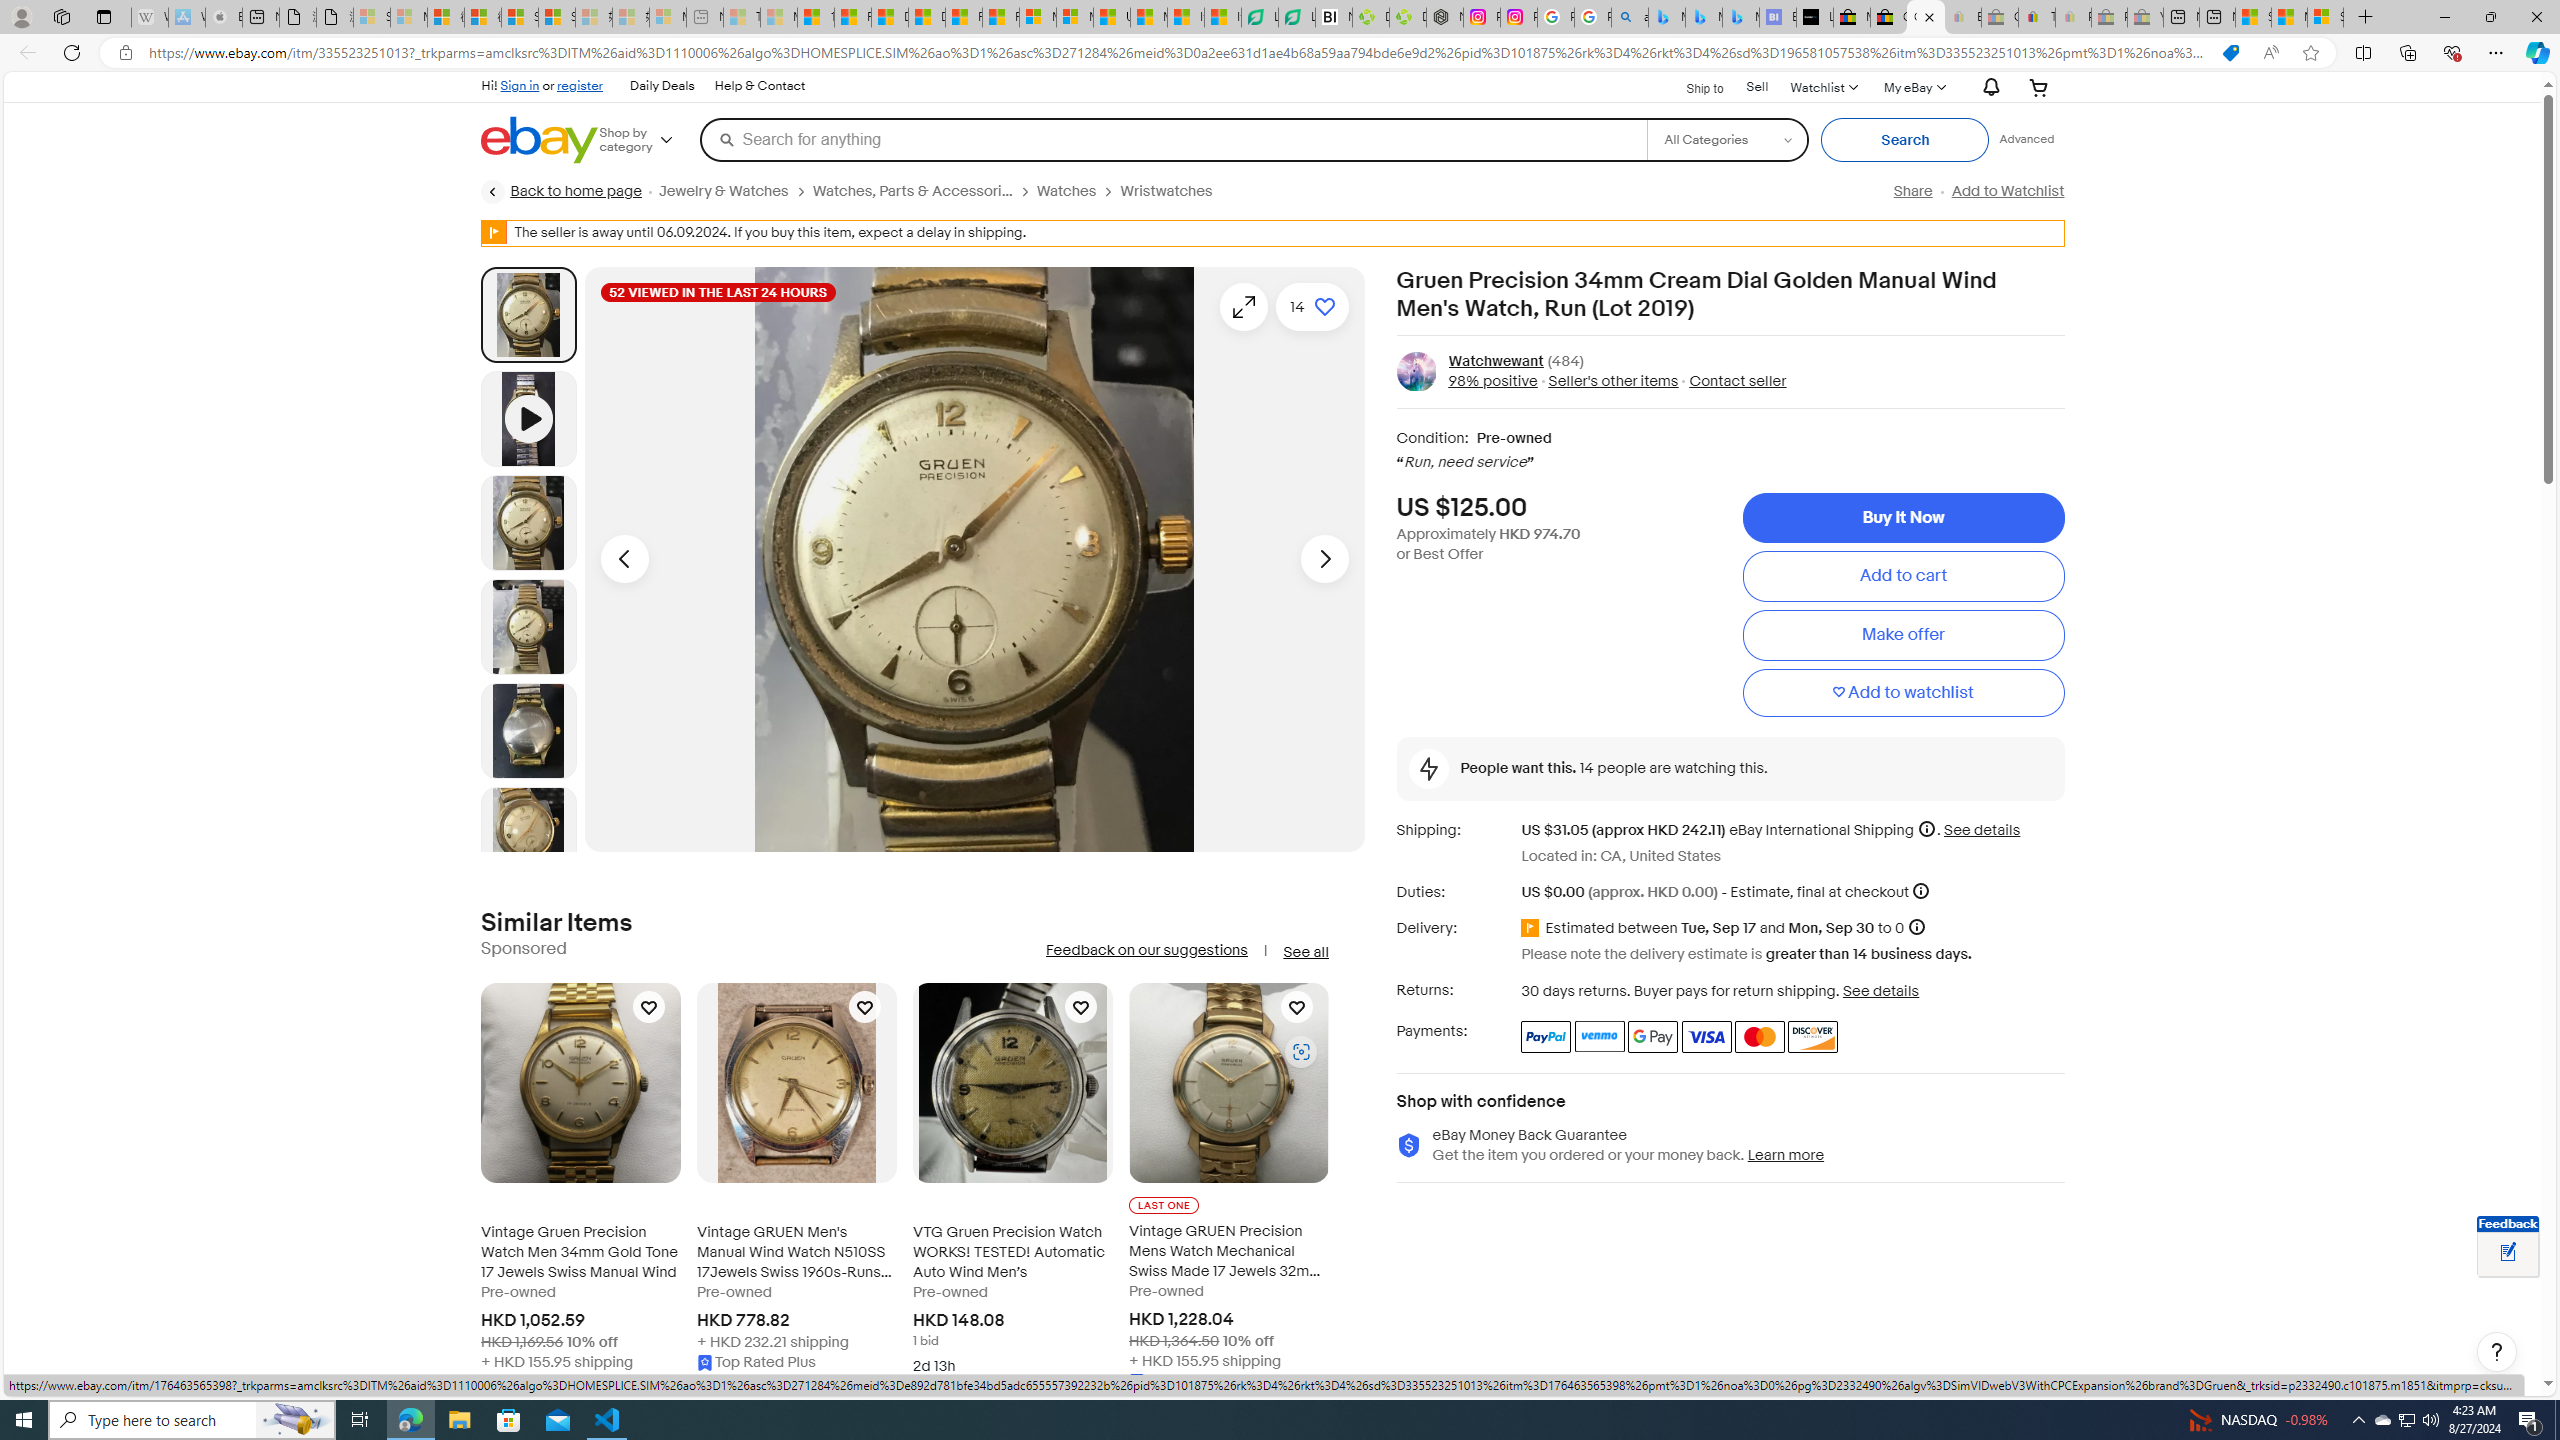  I want to click on 'Add to cart', so click(1903, 577).